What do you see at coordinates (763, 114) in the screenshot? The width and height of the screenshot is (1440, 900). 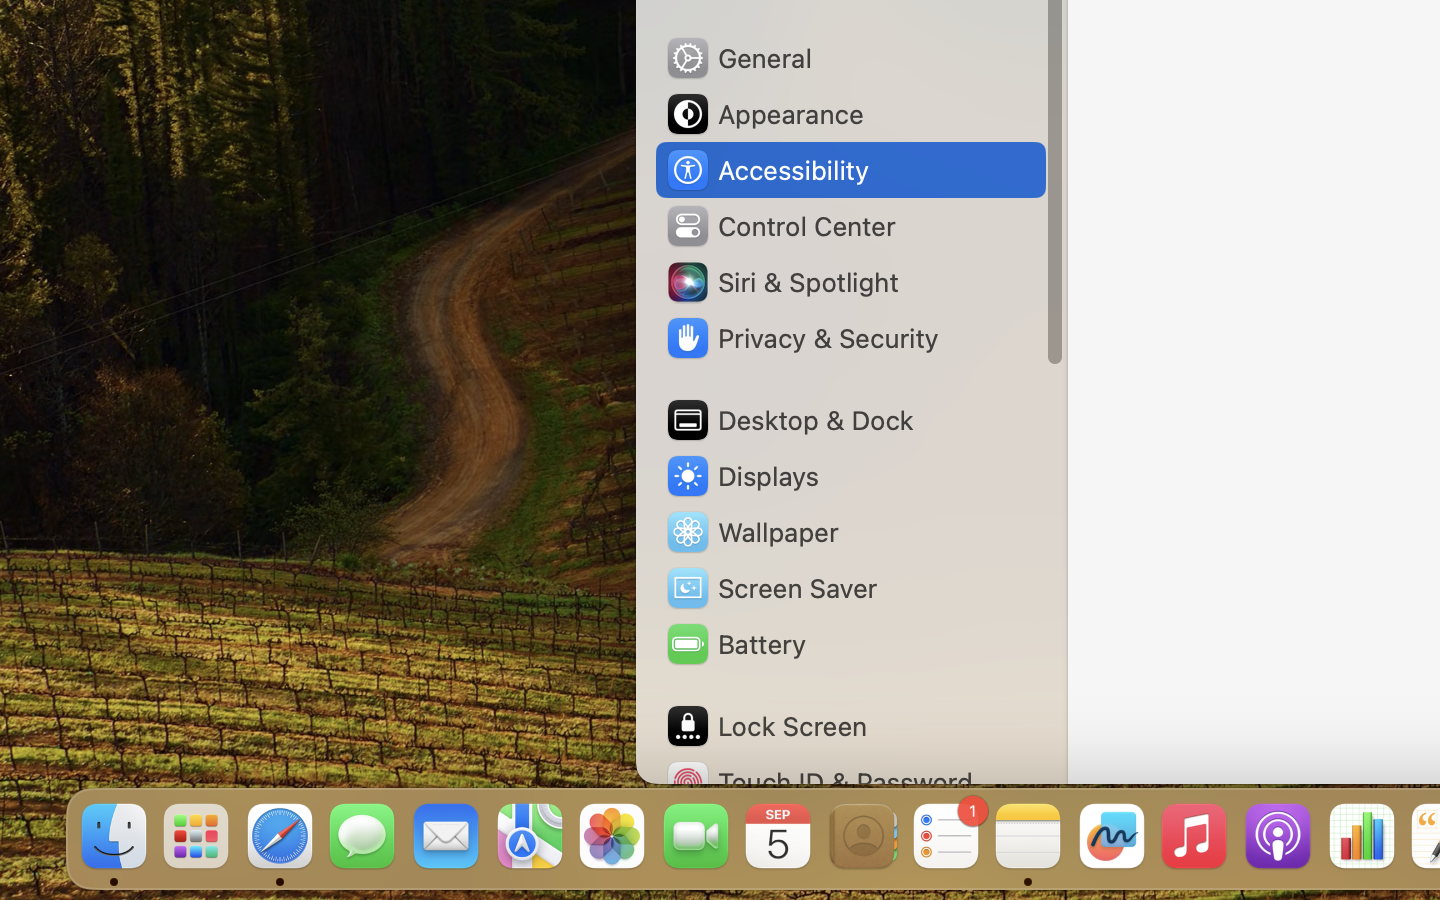 I see `'Appearance'` at bounding box center [763, 114].